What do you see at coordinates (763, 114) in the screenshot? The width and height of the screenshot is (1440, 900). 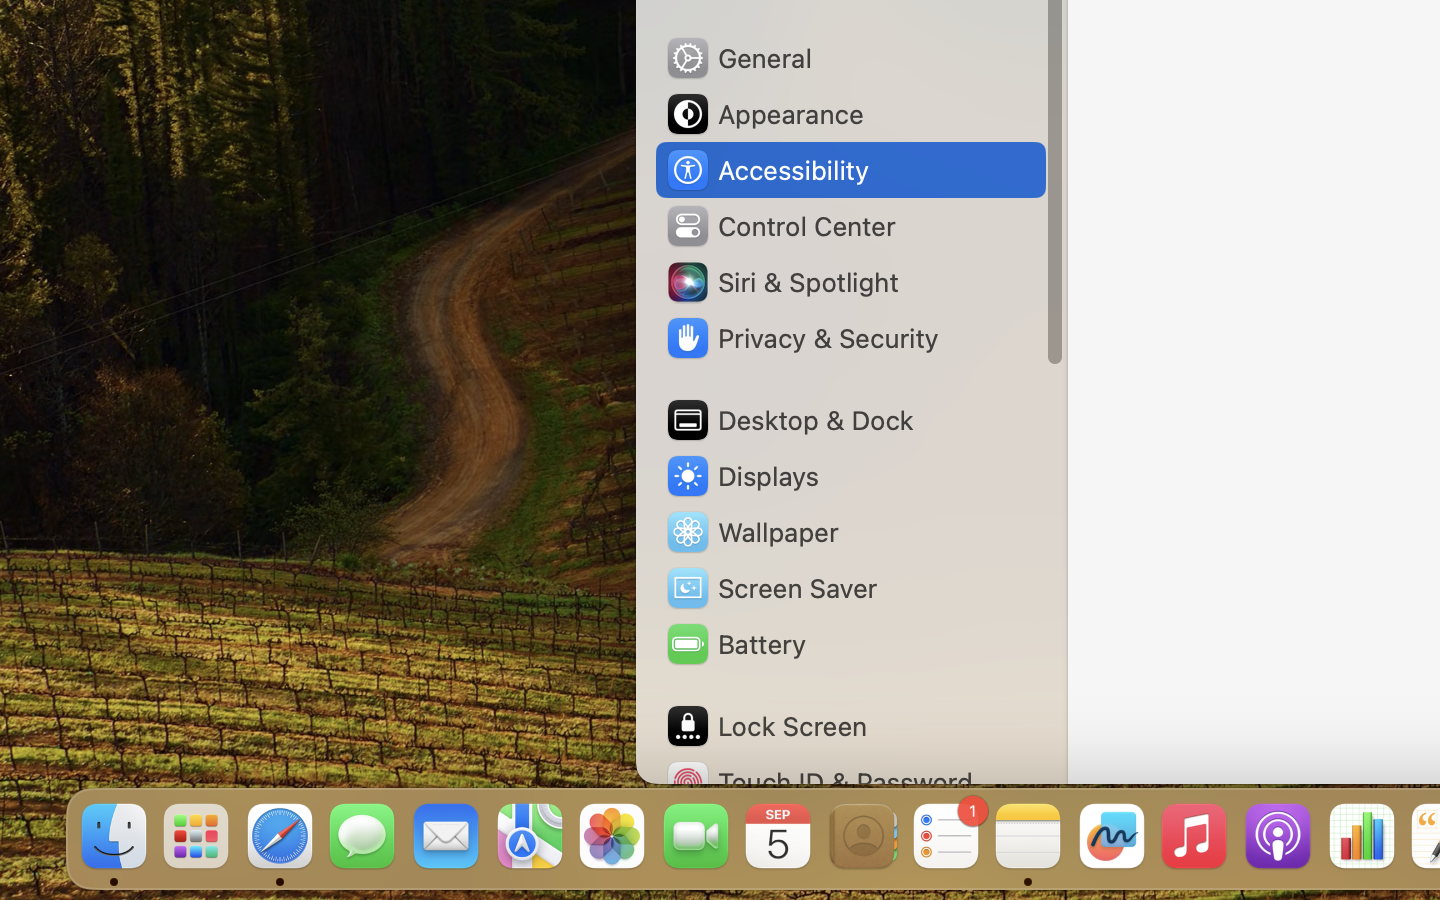 I see `'Appearance'` at bounding box center [763, 114].